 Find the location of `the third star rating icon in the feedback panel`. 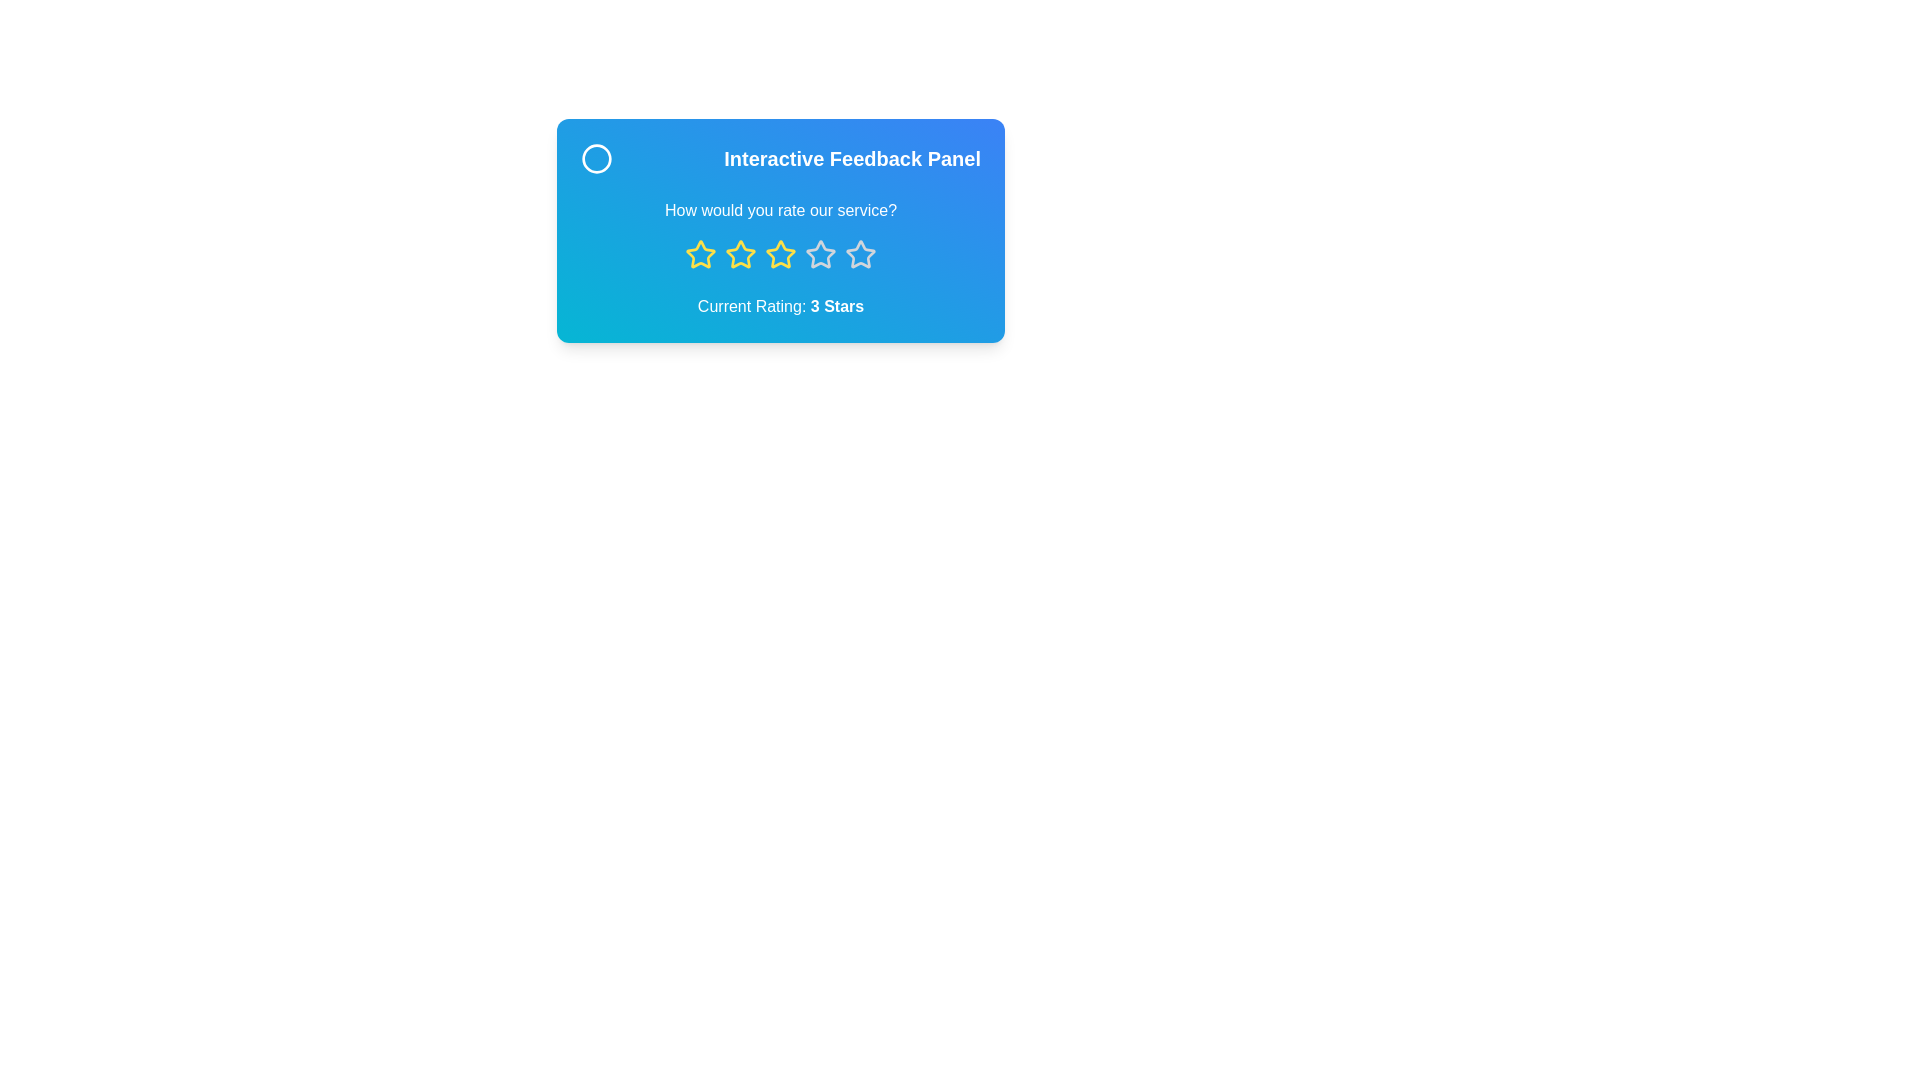

the third star rating icon in the feedback panel is located at coordinates (739, 253).